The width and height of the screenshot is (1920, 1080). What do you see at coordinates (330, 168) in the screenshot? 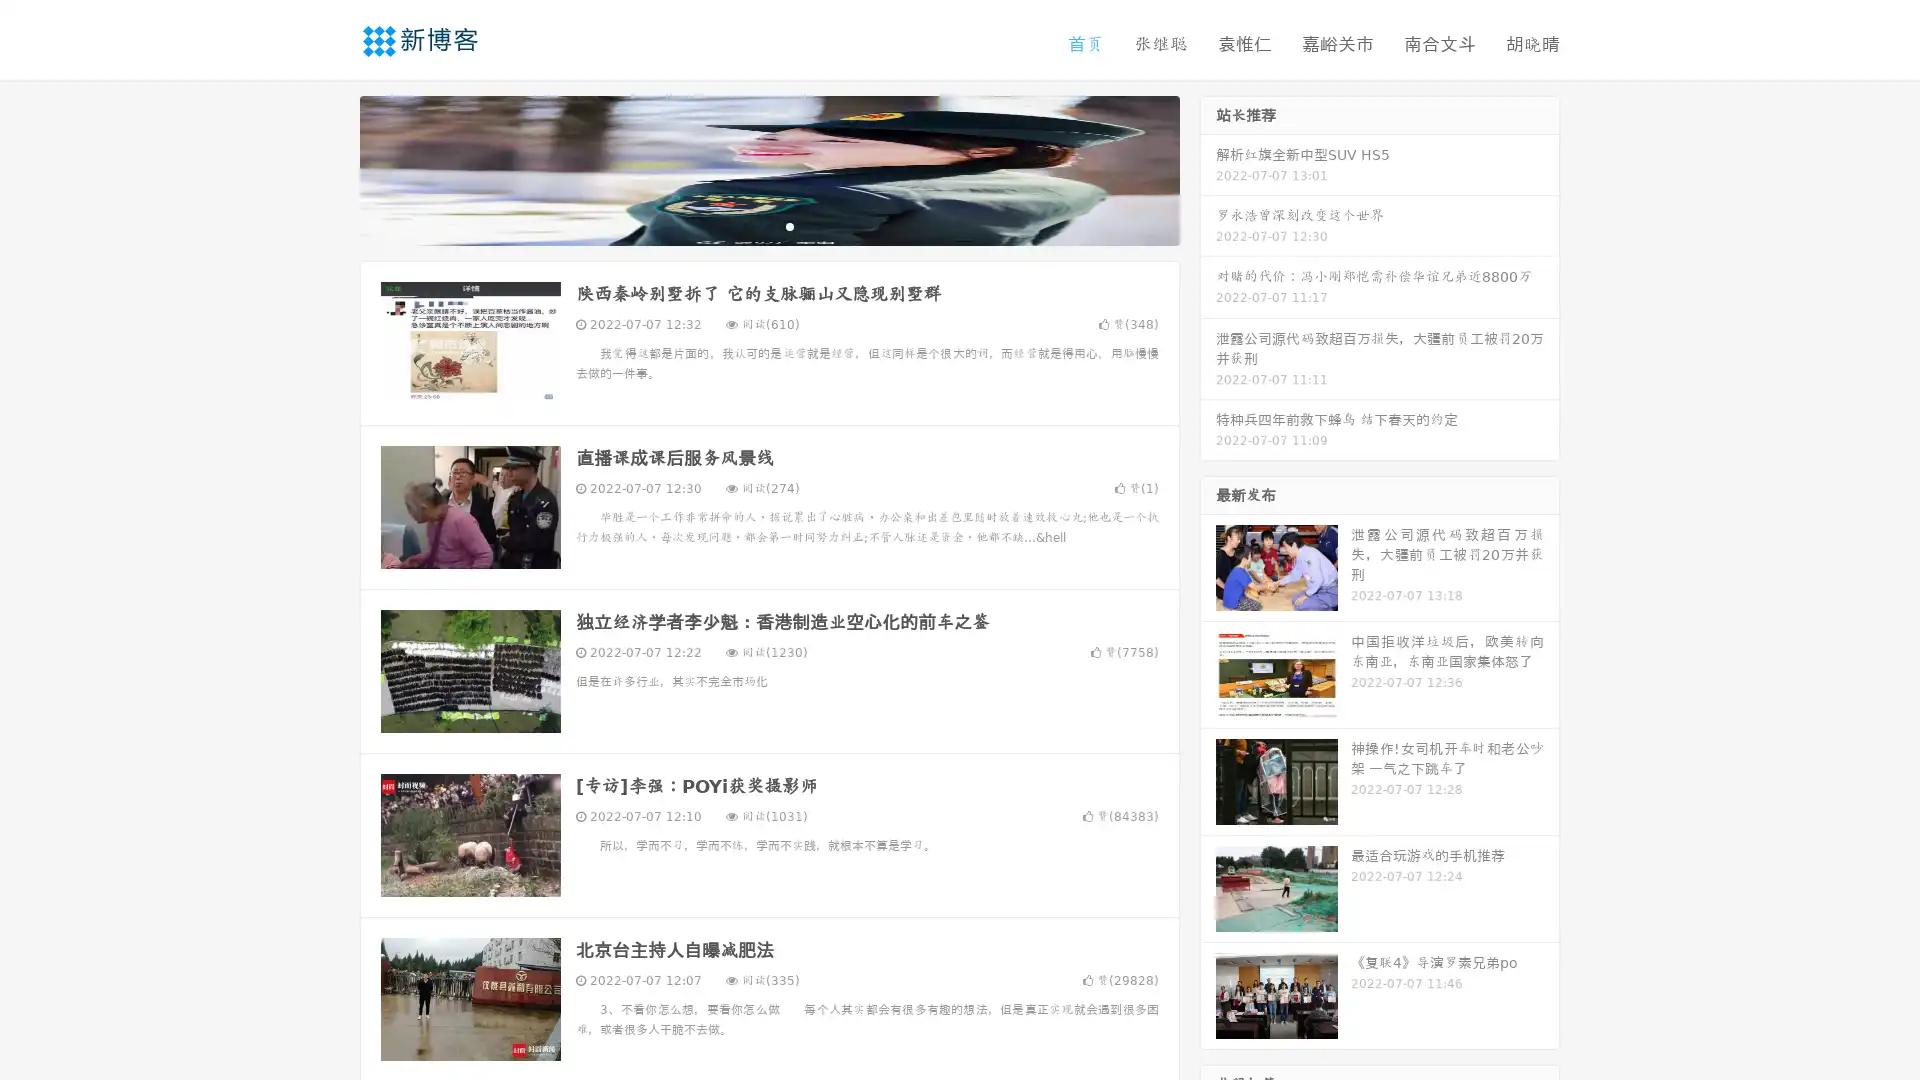
I see `Previous slide` at bounding box center [330, 168].